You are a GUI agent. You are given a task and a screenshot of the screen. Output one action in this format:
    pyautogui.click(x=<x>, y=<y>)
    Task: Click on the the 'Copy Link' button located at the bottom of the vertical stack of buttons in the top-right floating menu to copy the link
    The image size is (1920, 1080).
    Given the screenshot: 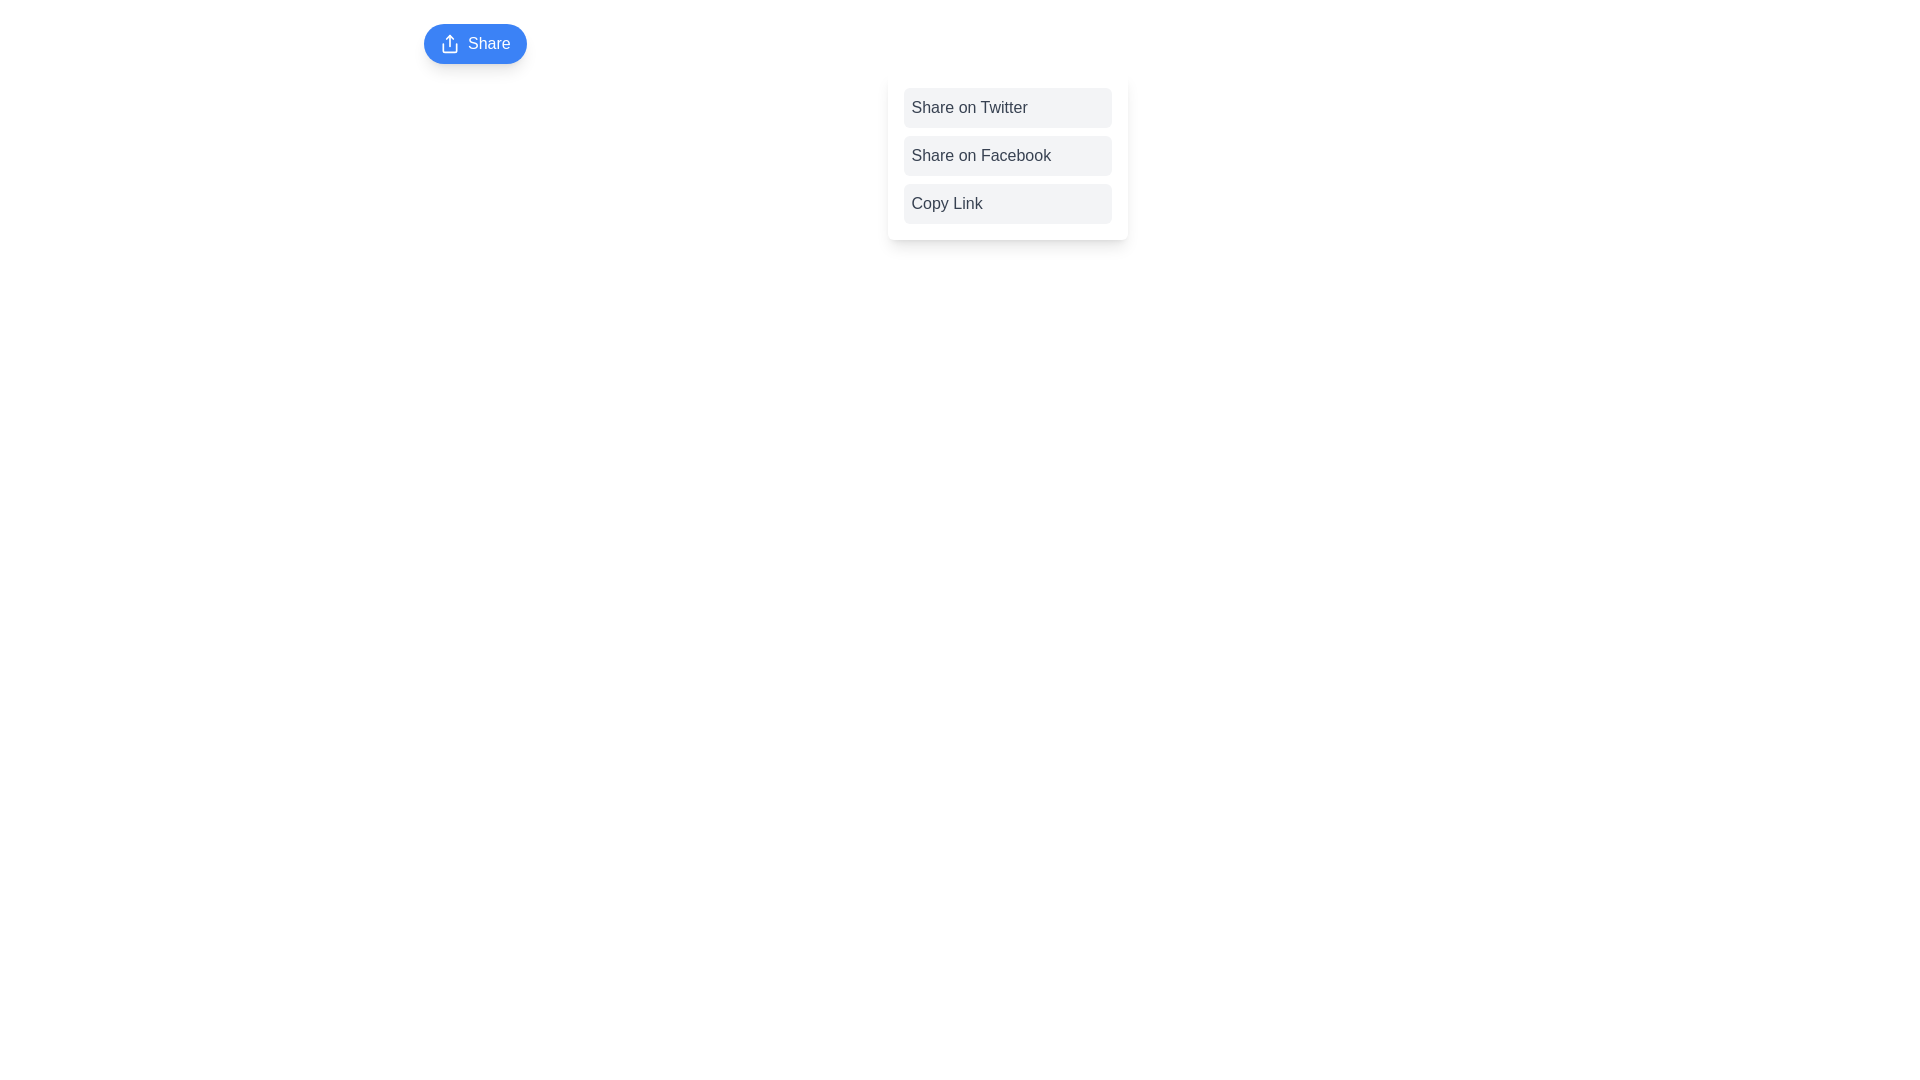 What is the action you would take?
    pyautogui.click(x=1007, y=204)
    